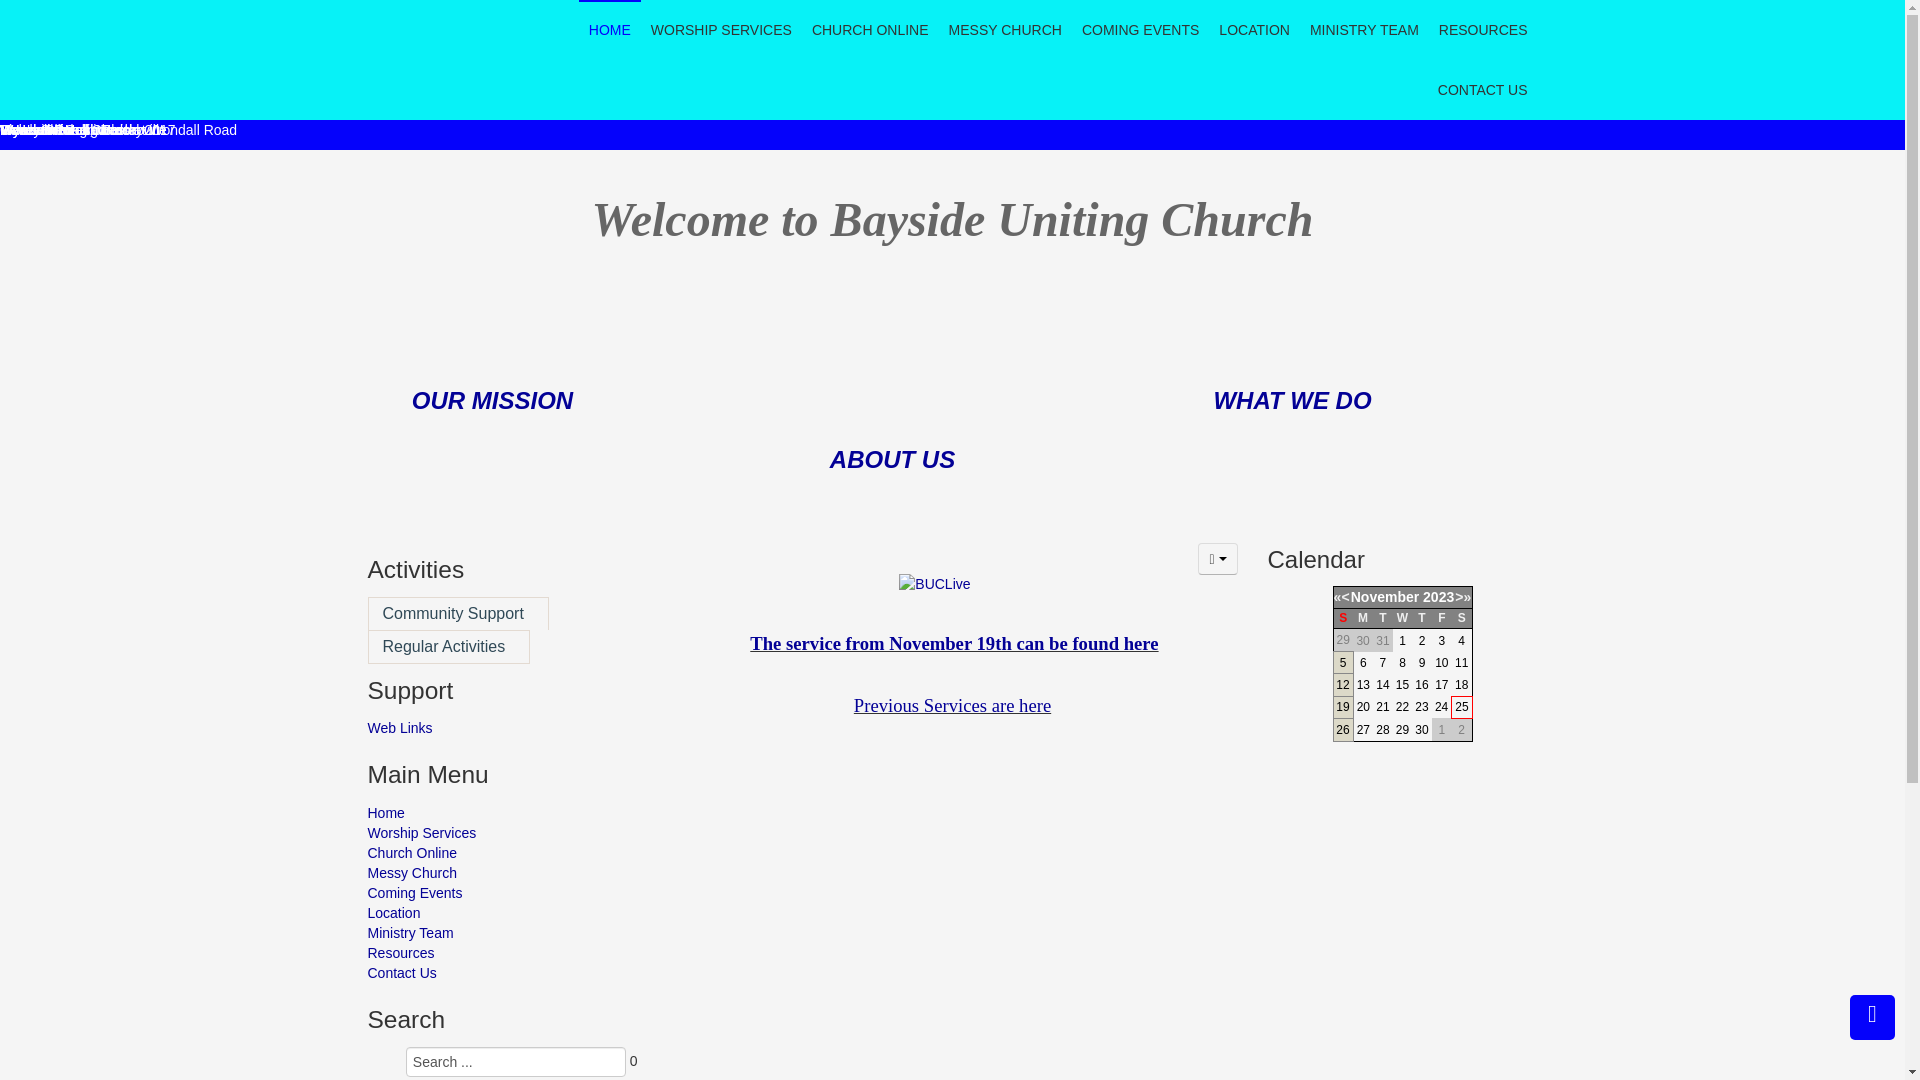  I want to click on '26', so click(1342, 729).